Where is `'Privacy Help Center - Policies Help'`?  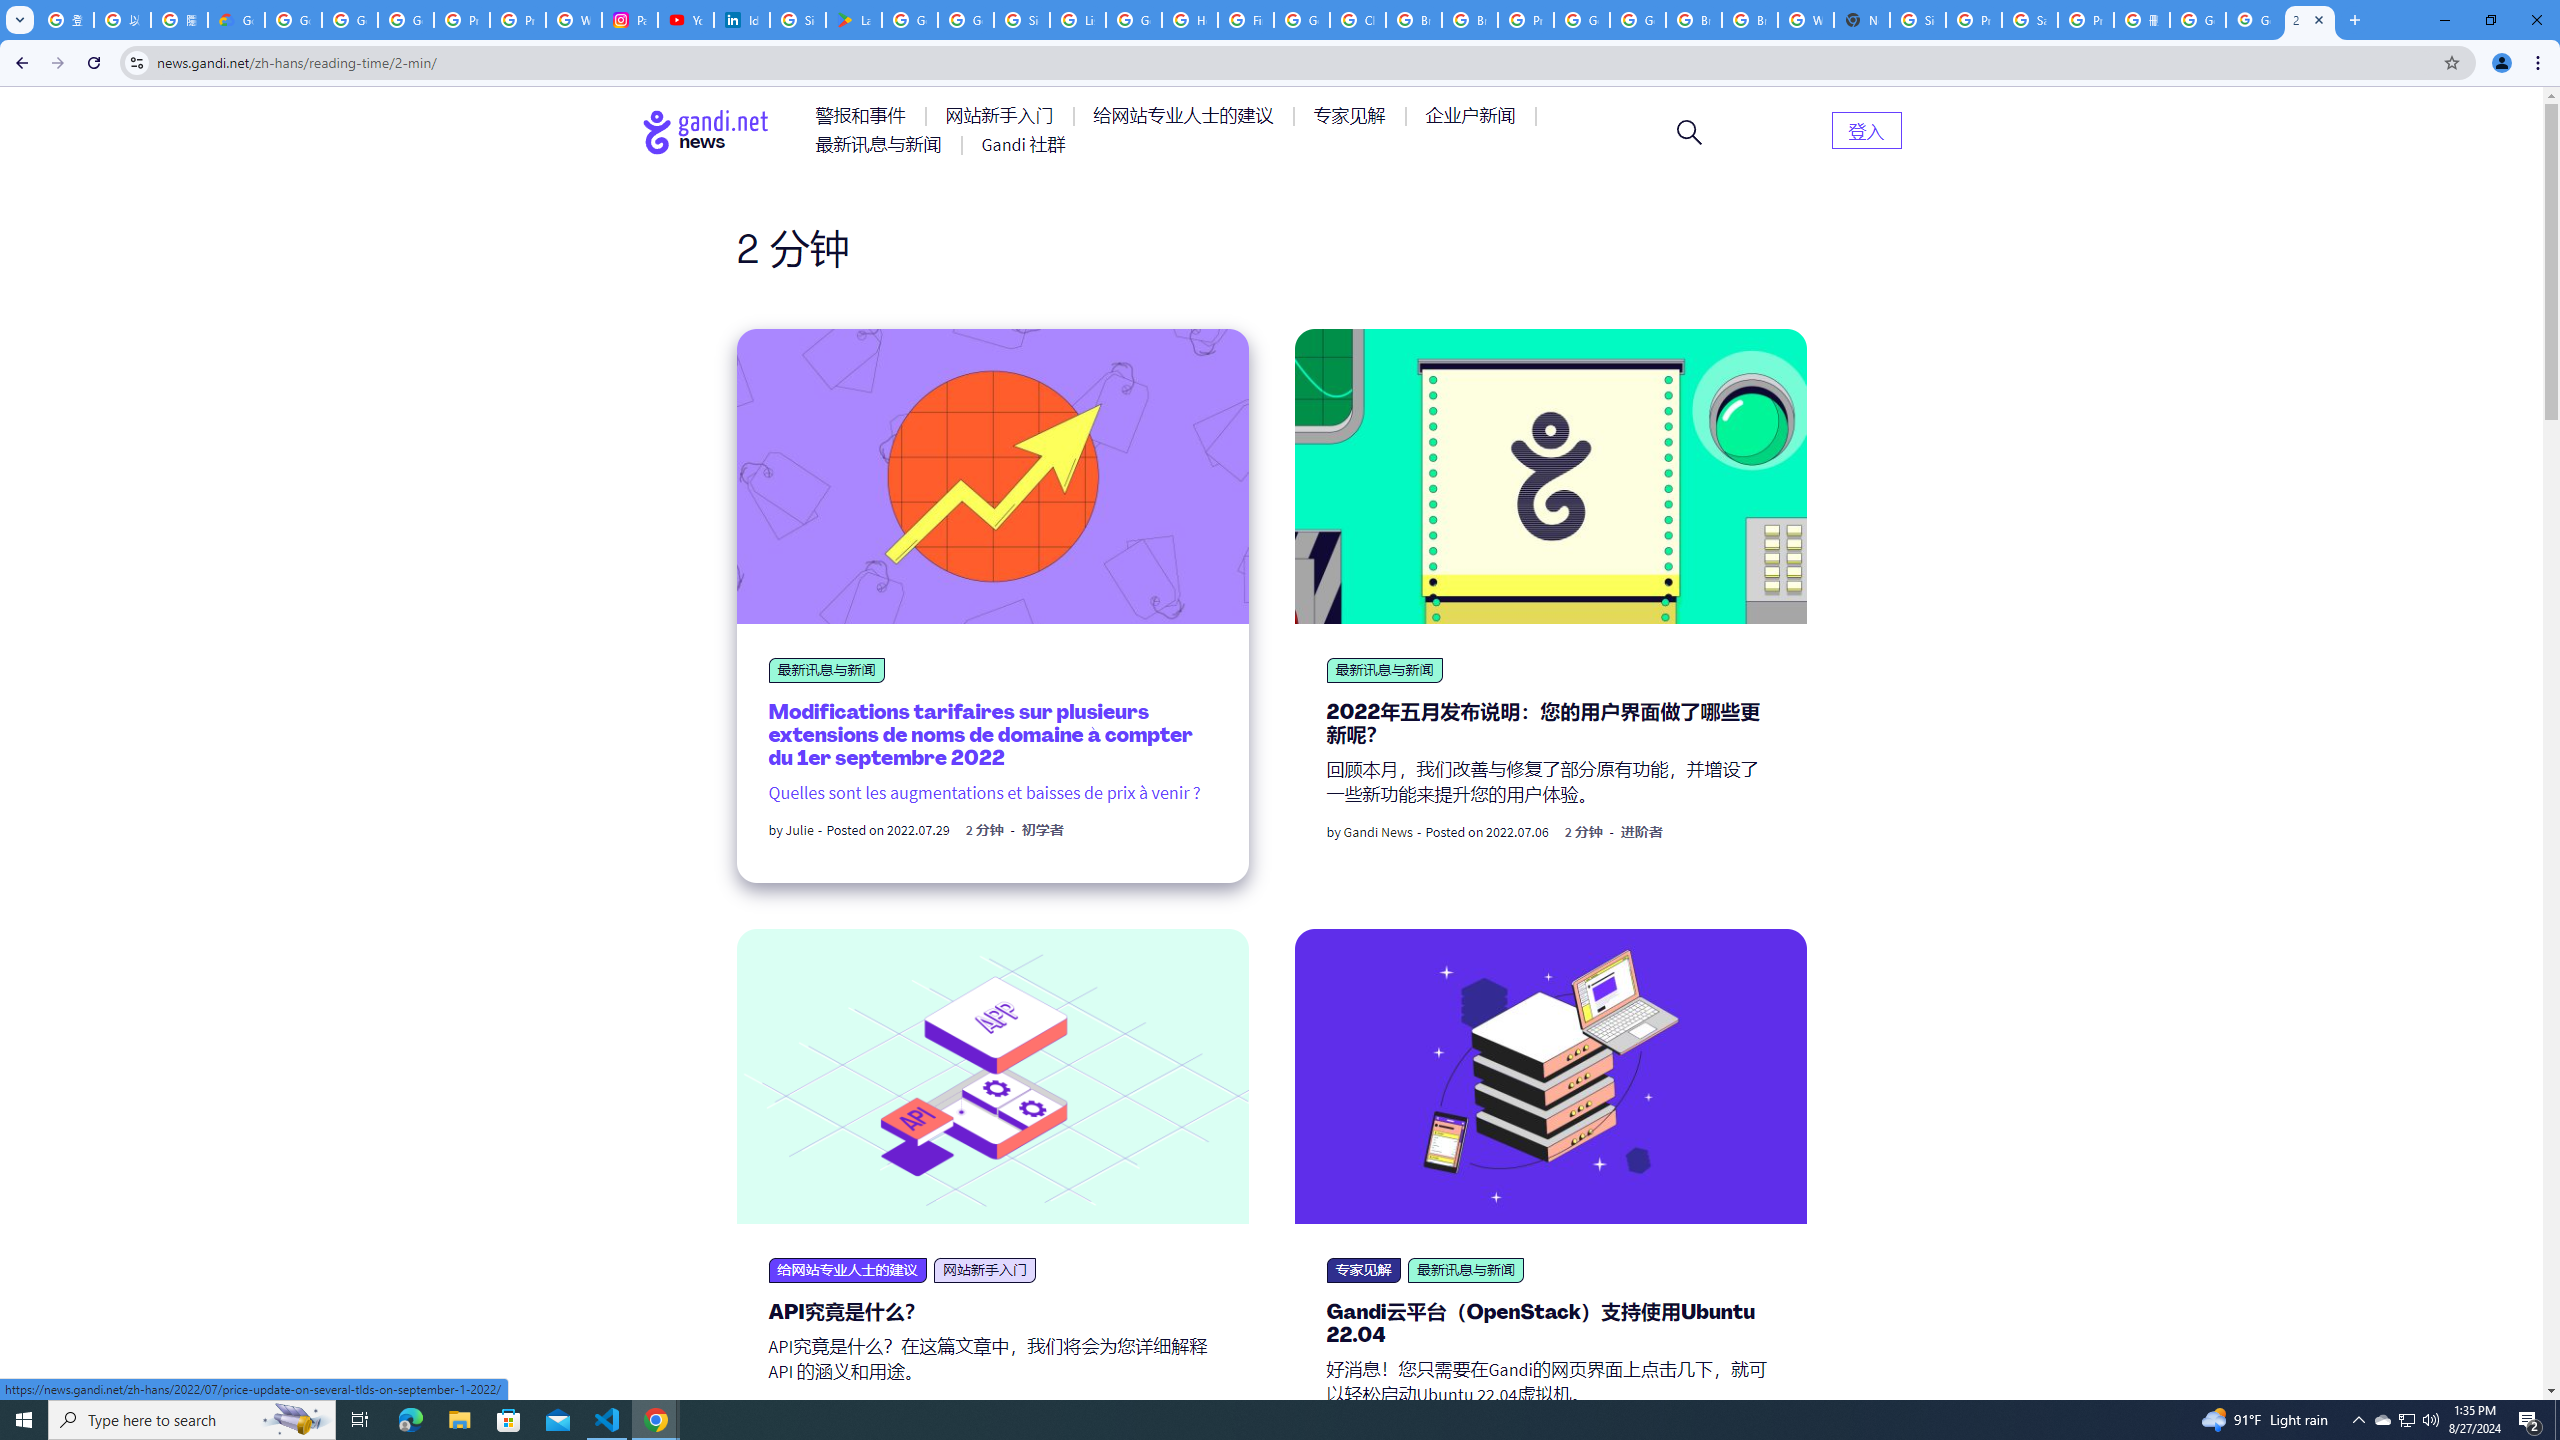
'Privacy Help Center - Policies Help' is located at coordinates (517, 19).